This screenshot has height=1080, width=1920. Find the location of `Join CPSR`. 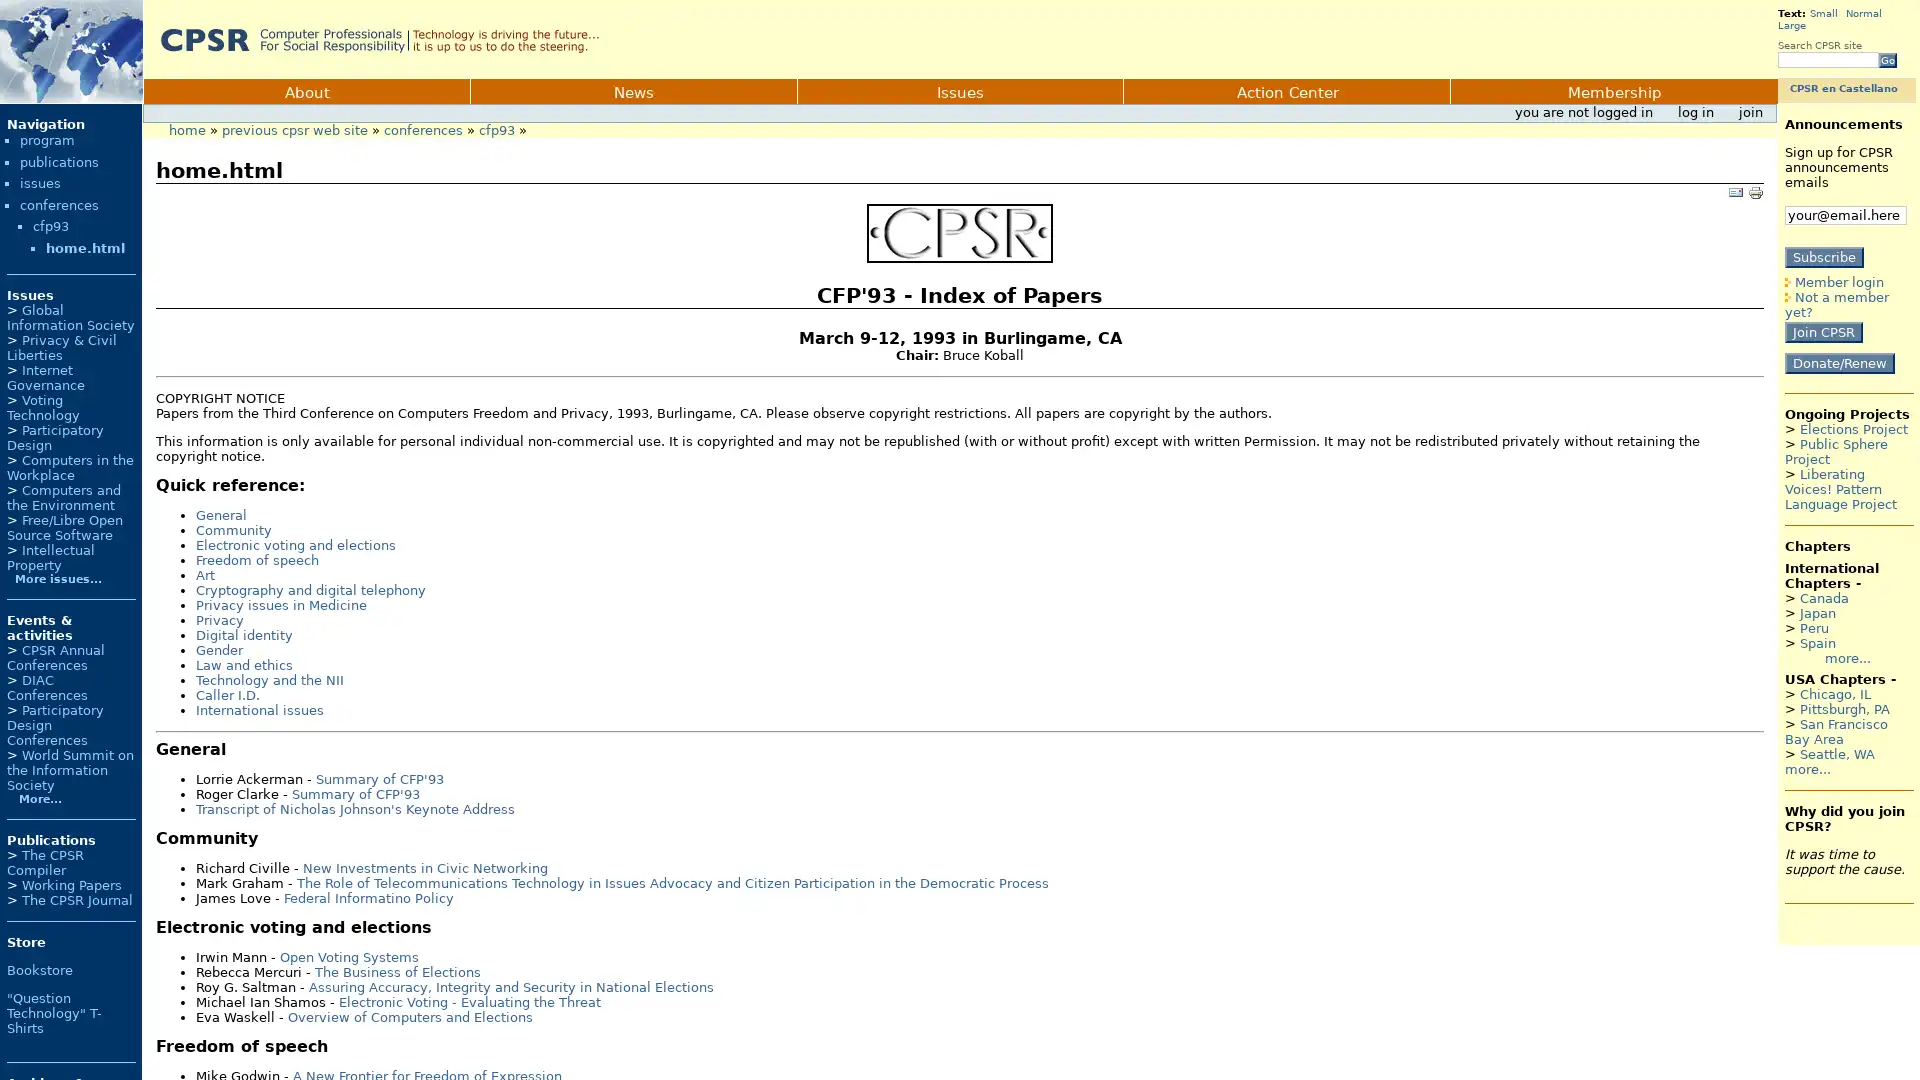

Join CPSR is located at coordinates (1823, 331).